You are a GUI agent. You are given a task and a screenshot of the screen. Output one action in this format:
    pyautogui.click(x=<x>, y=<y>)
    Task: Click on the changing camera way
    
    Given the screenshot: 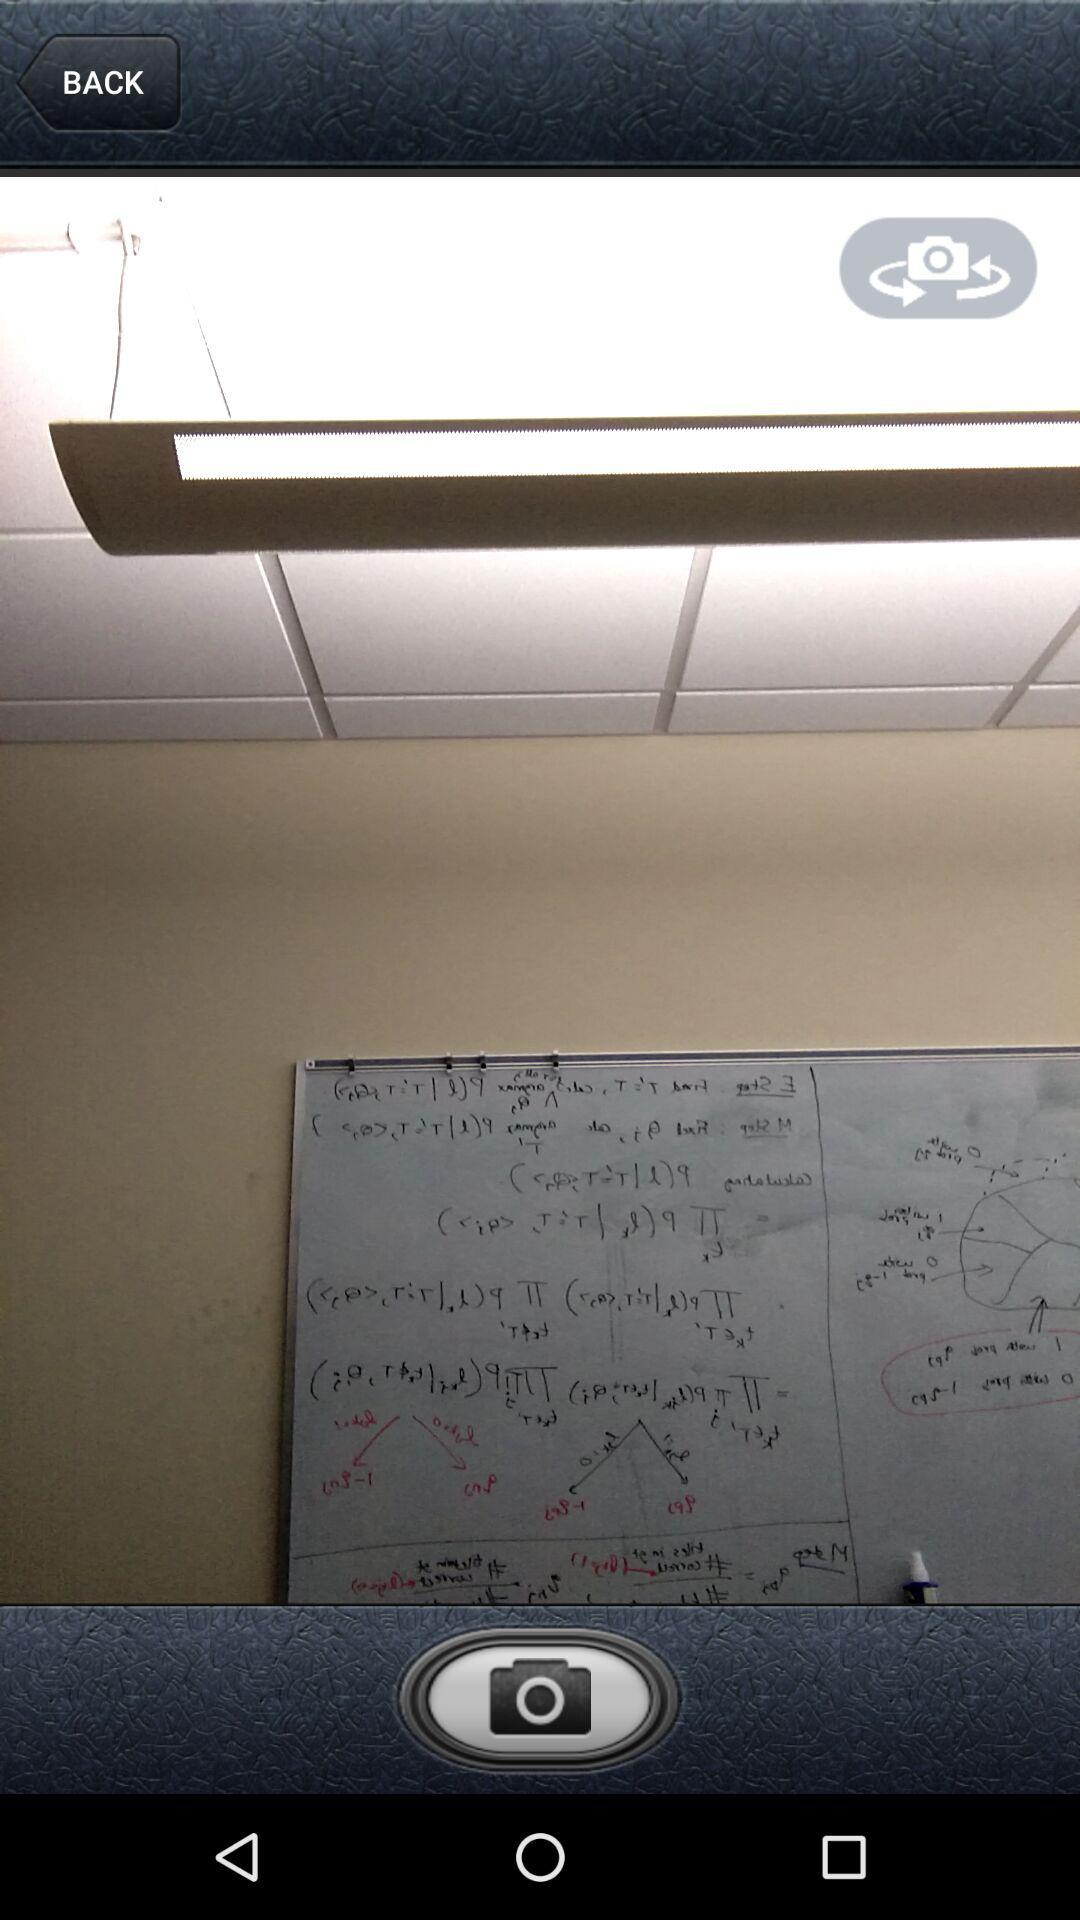 What is the action you would take?
    pyautogui.click(x=938, y=267)
    